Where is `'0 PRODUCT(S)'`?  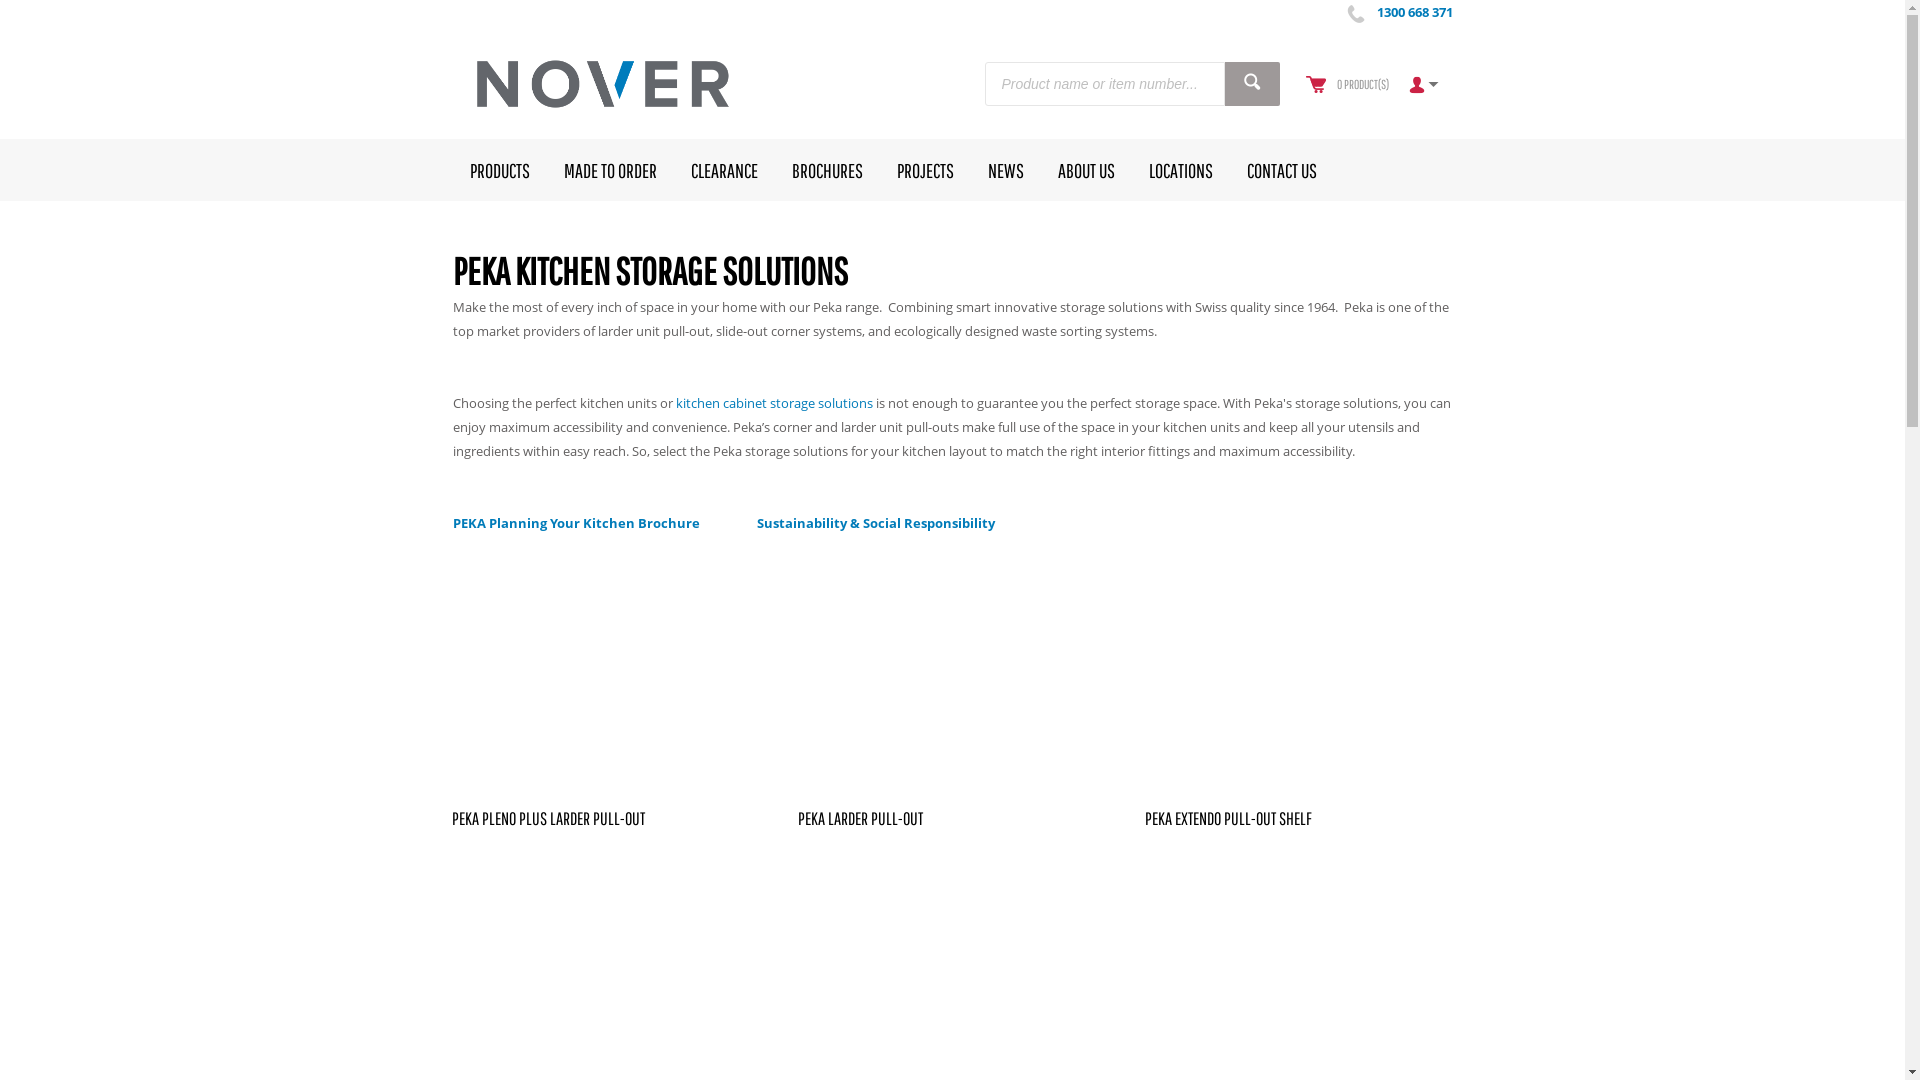 '0 PRODUCT(S)' is located at coordinates (1361, 83).